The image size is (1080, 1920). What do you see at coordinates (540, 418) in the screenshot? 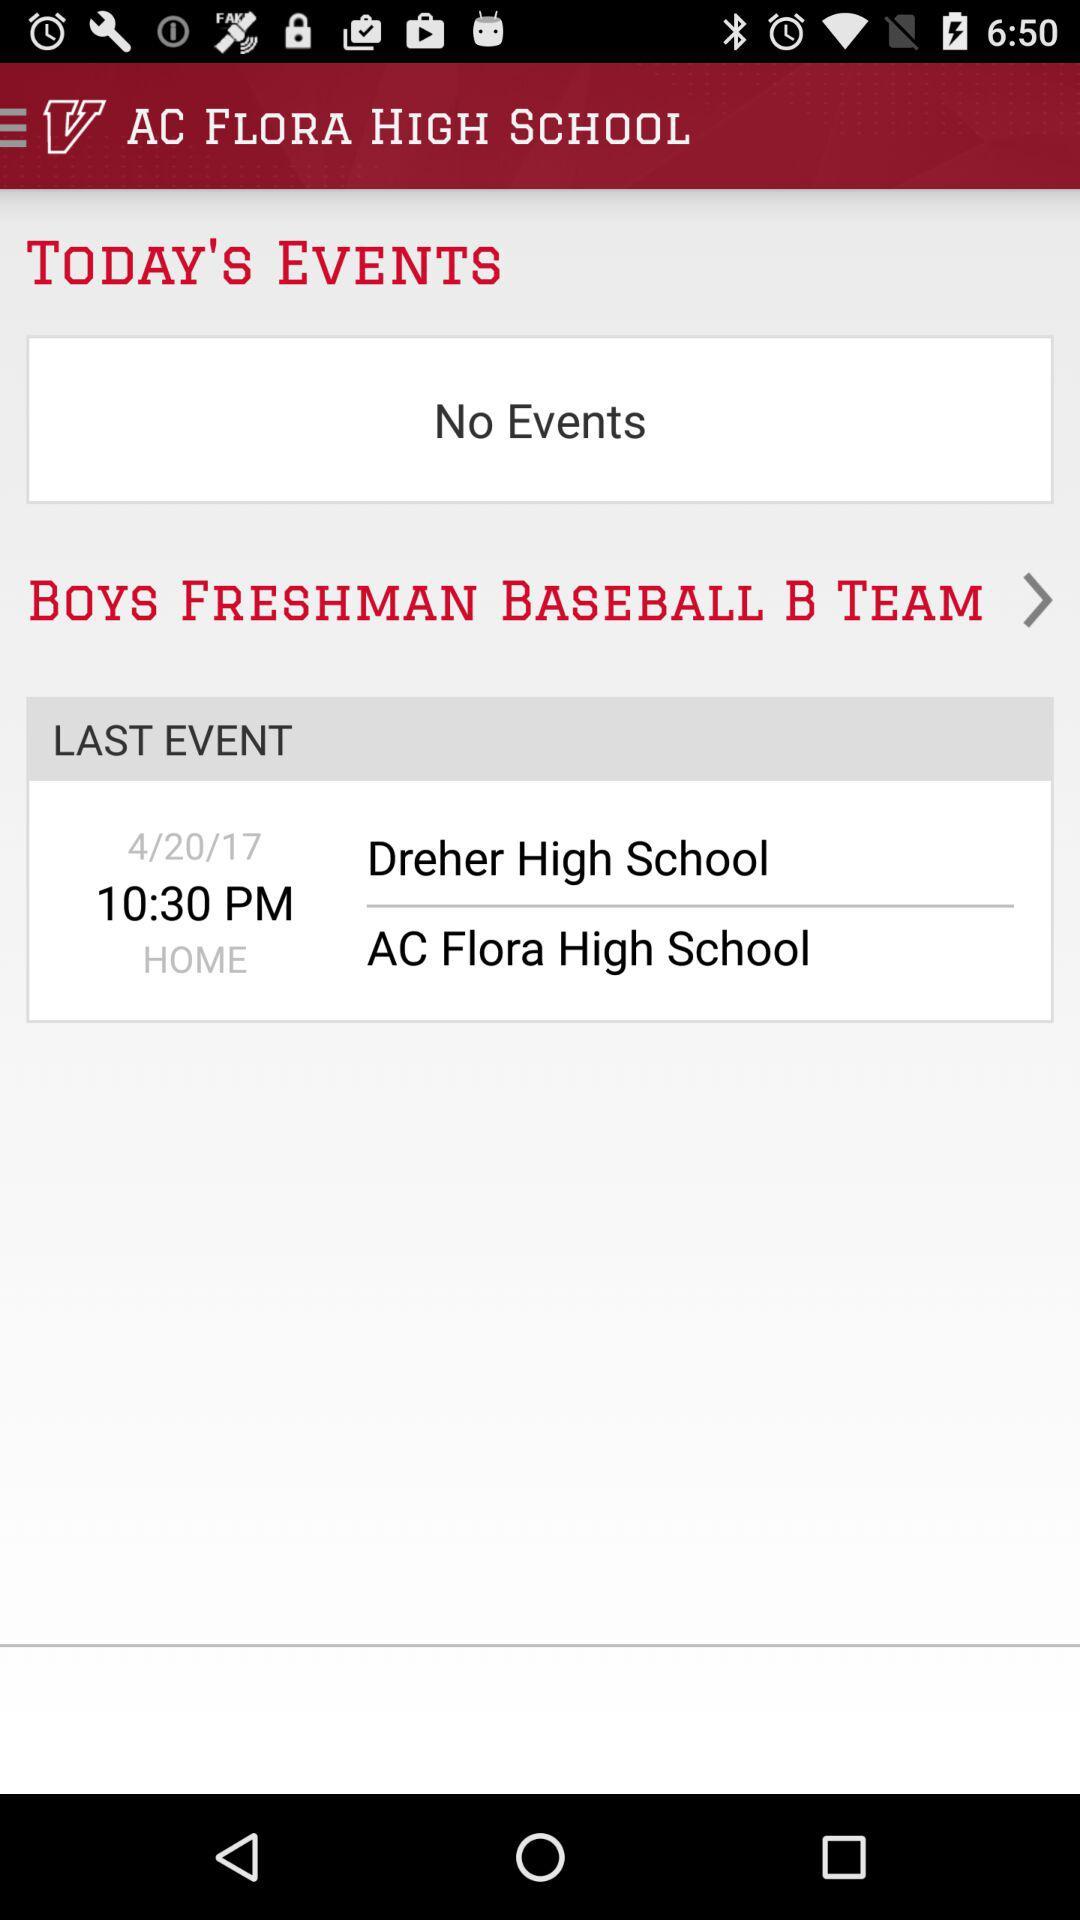
I see `the icon above the boys freshman baseball app` at bounding box center [540, 418].